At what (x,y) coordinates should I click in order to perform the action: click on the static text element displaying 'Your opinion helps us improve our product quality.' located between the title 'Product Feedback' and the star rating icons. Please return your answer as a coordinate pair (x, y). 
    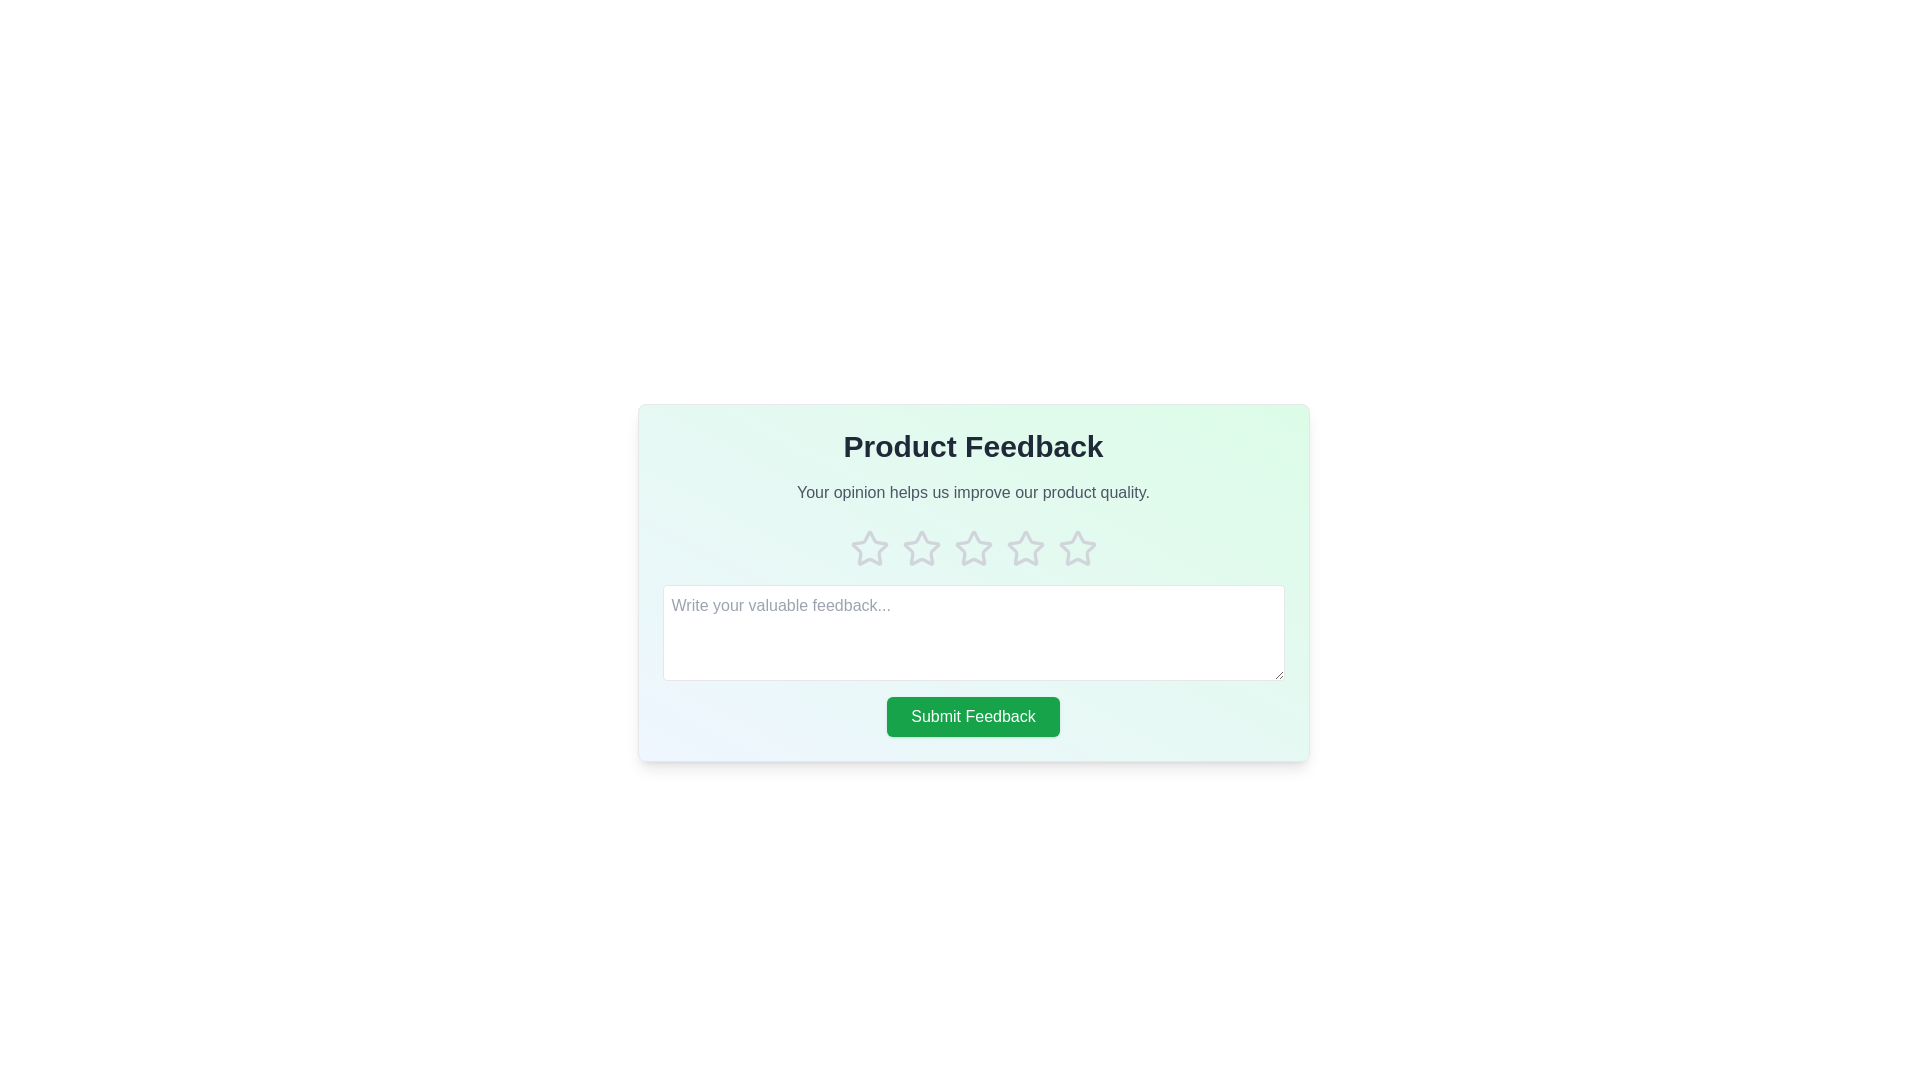
    Looking at the image, I should click on (973, 493).